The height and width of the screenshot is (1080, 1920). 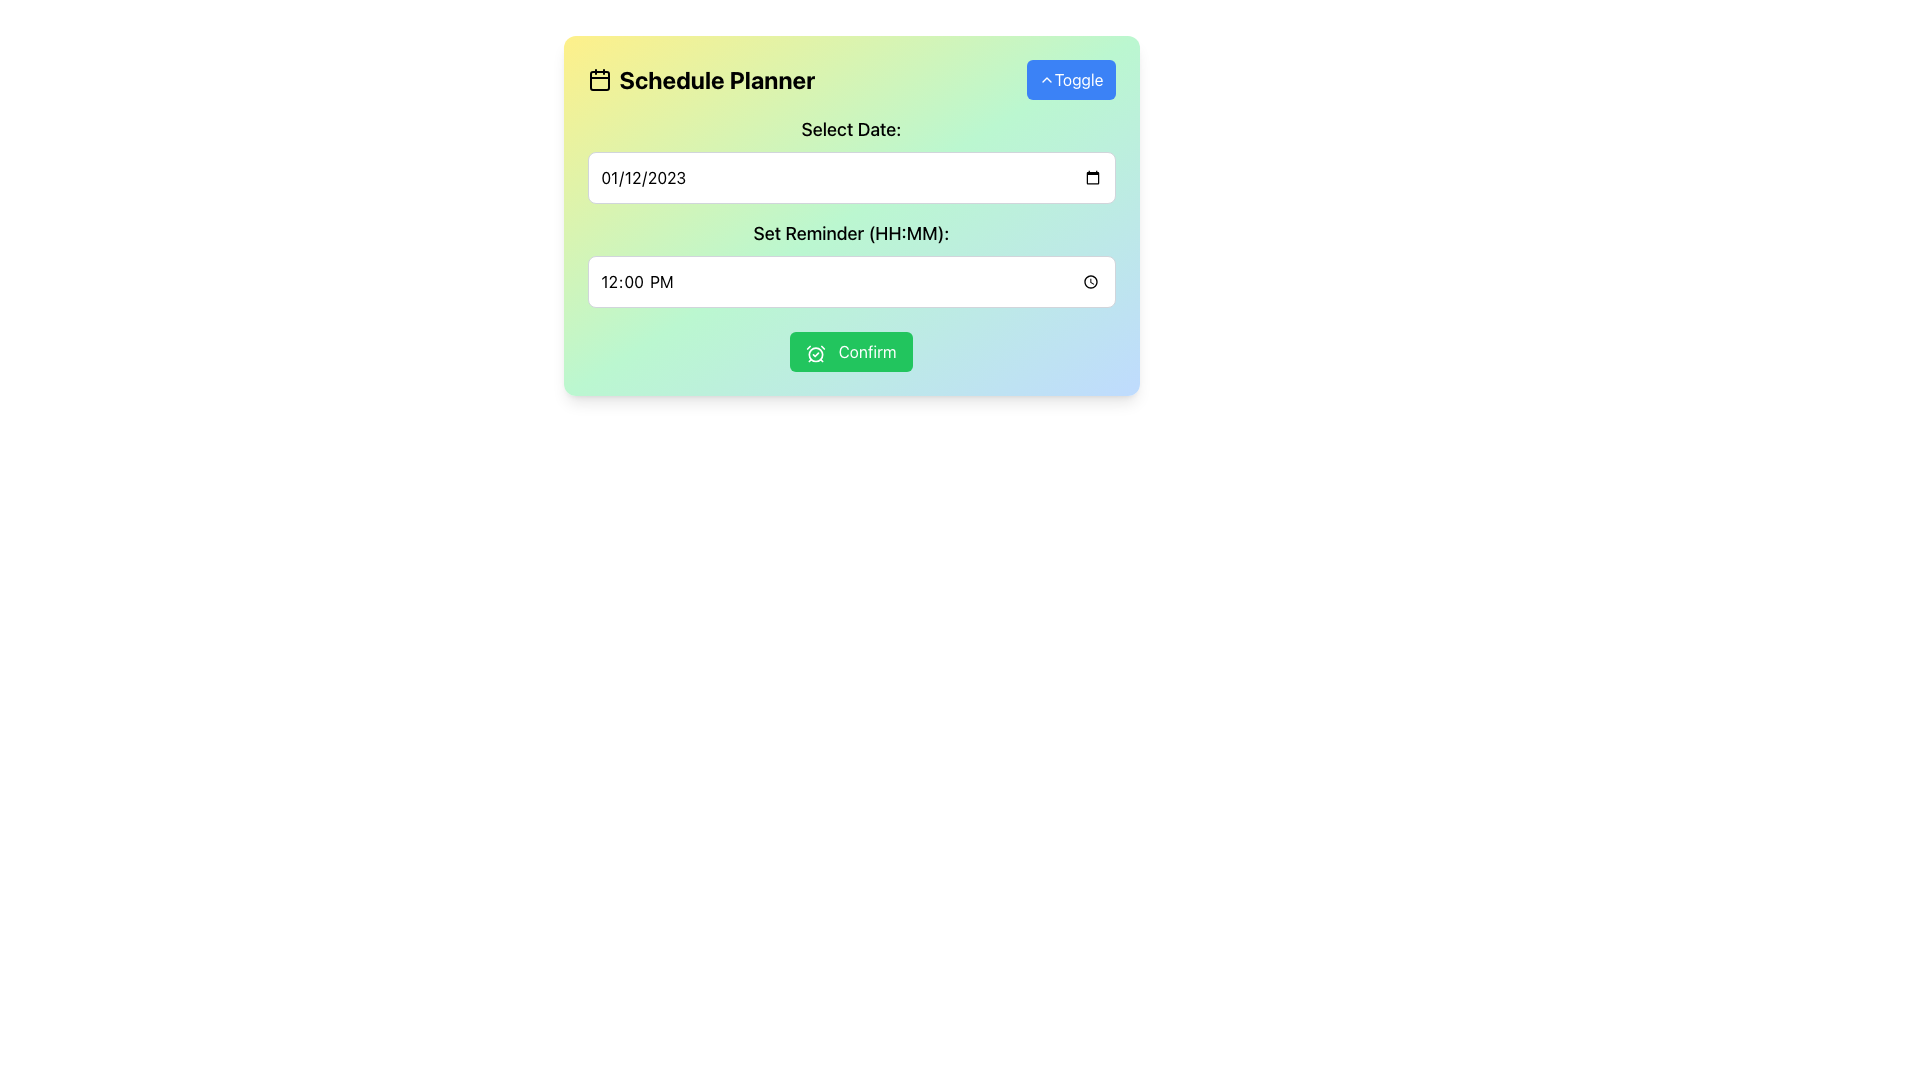 What do you see at coordinates (851, 350) in the screenshot?
I see `the green 'Confirm' button located in the 'Schedule Planner' section, positioned below the 'Set Reminder (HH:MM)' input field, to confirm settings` at bounding box center [851, 350].